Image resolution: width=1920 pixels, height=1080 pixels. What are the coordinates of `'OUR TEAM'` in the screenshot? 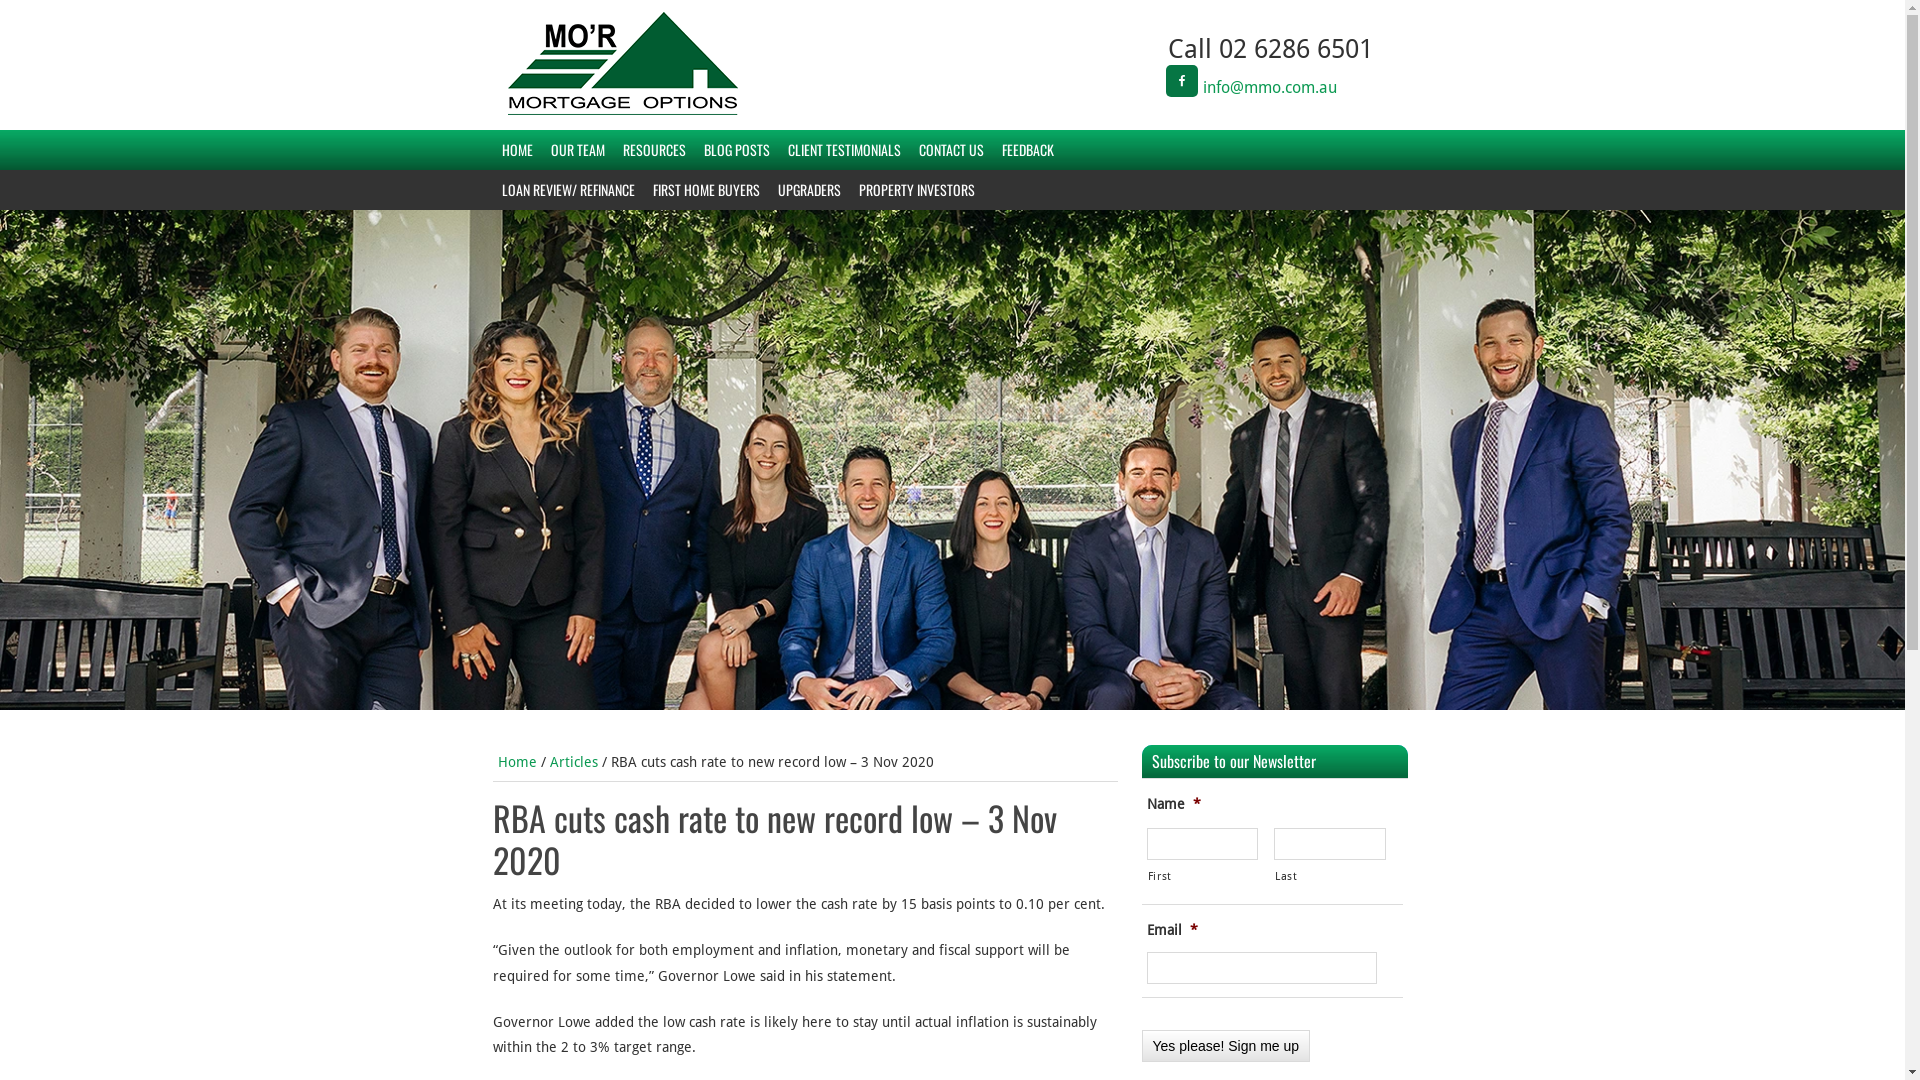 It's located at (576, 149).